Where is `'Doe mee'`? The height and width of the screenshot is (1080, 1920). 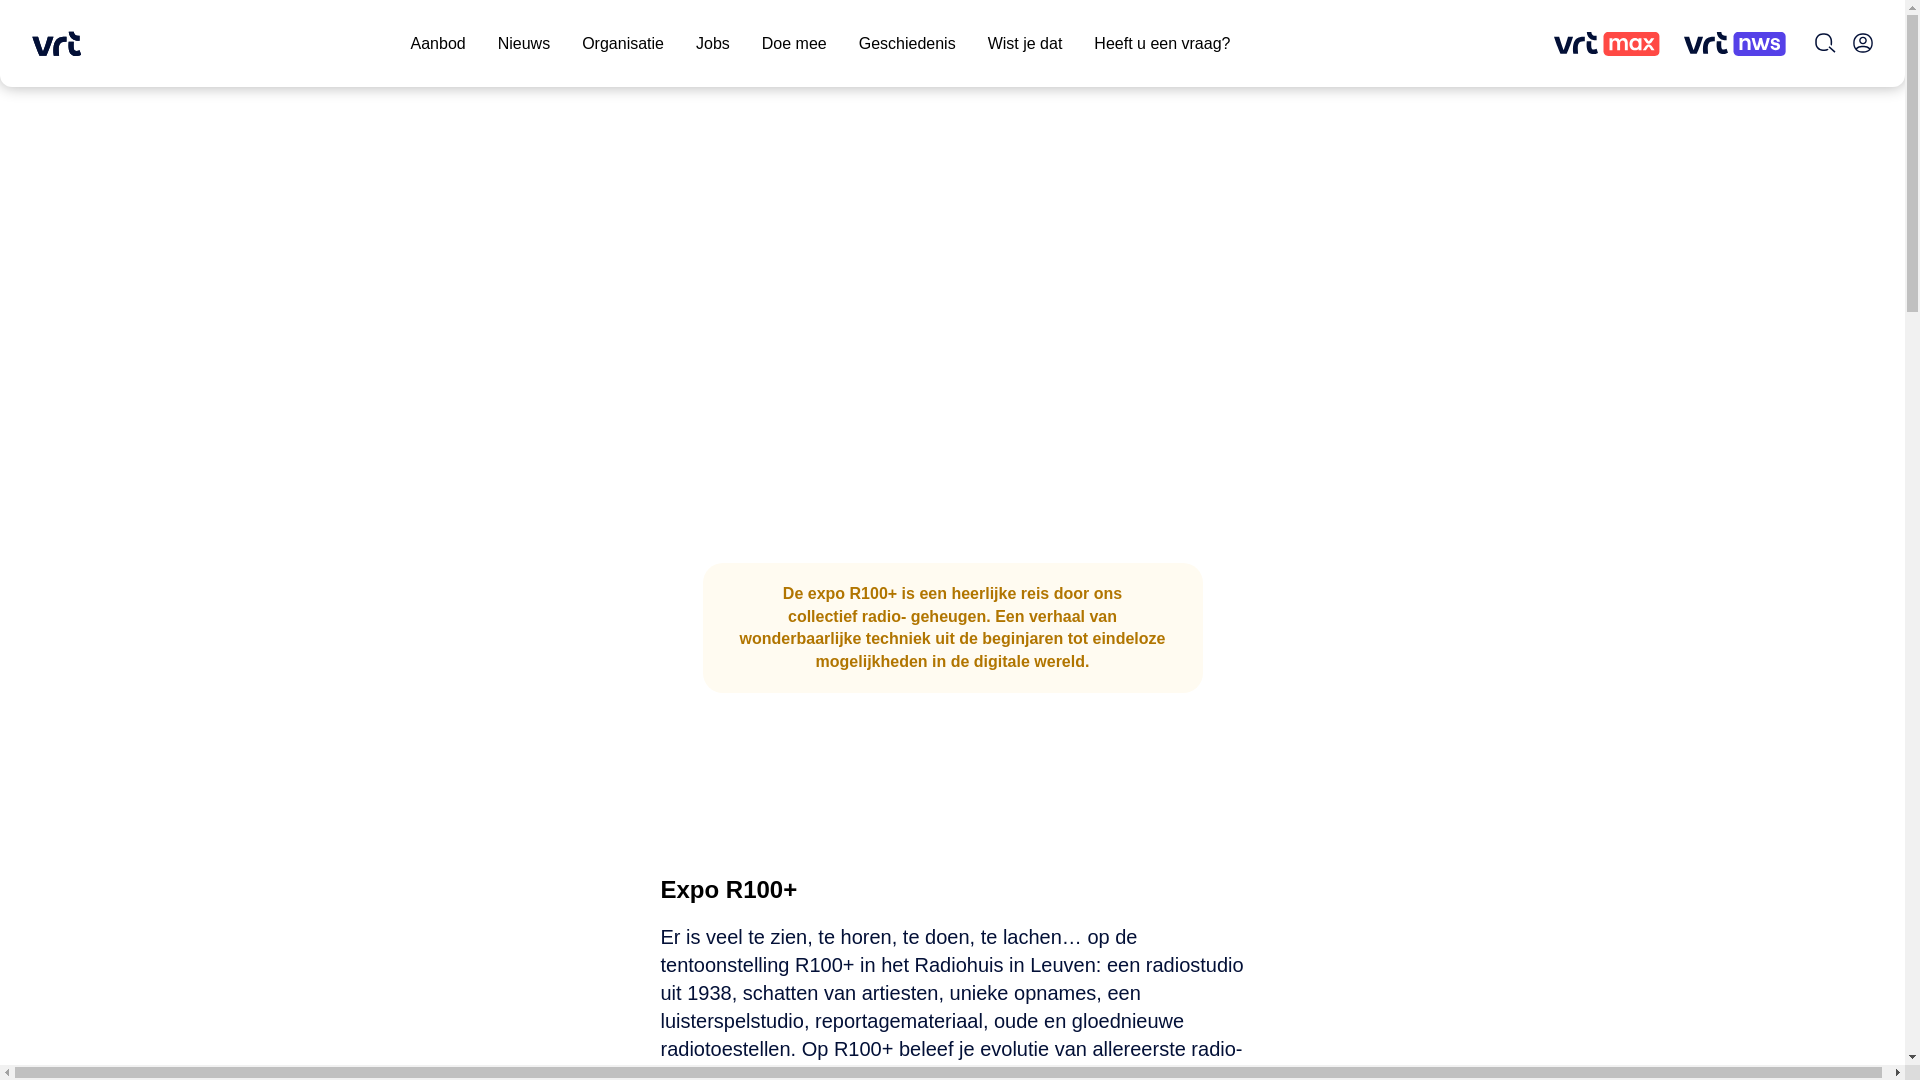 'Doe mee' is located at coordinates (793, 43).